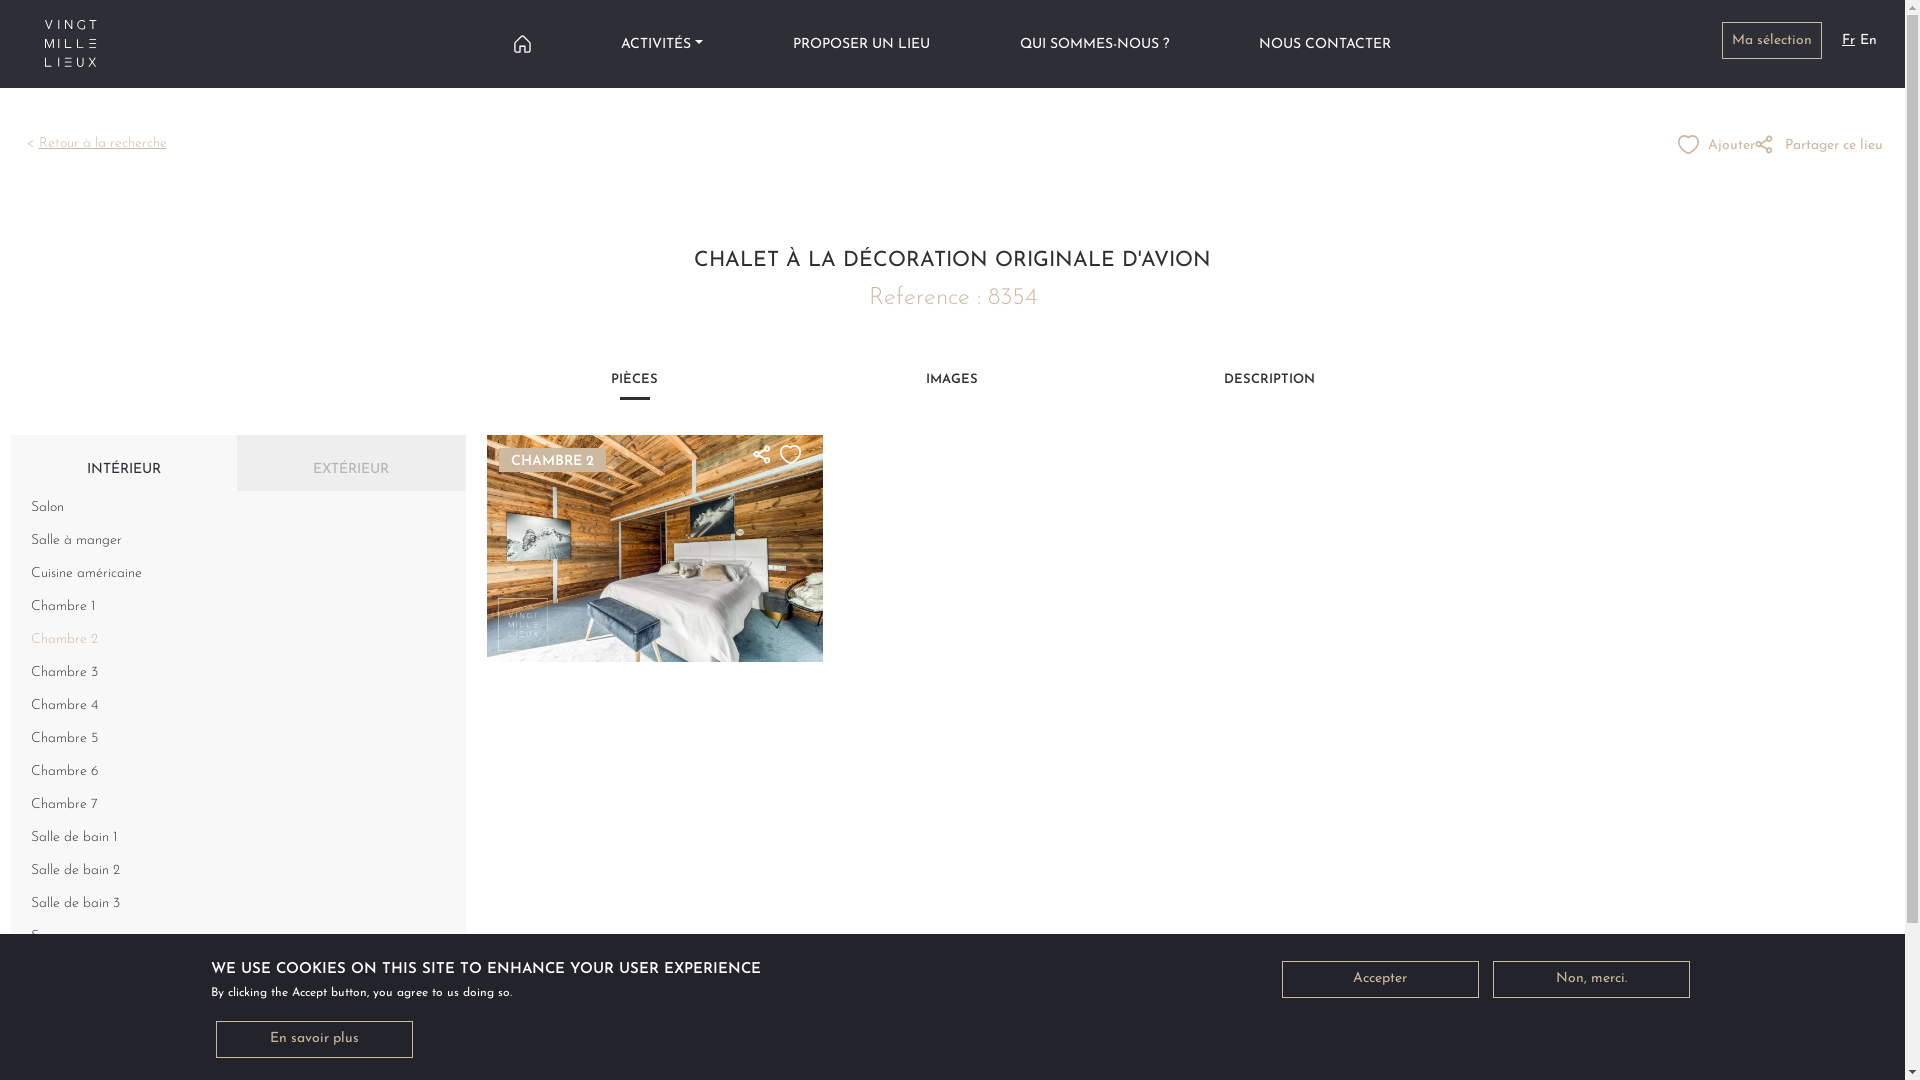  What do you see at coordinates (1269, 385) in the screenshot?
I see `'DESCRIPTION'` at bounding box center [1269, 385].